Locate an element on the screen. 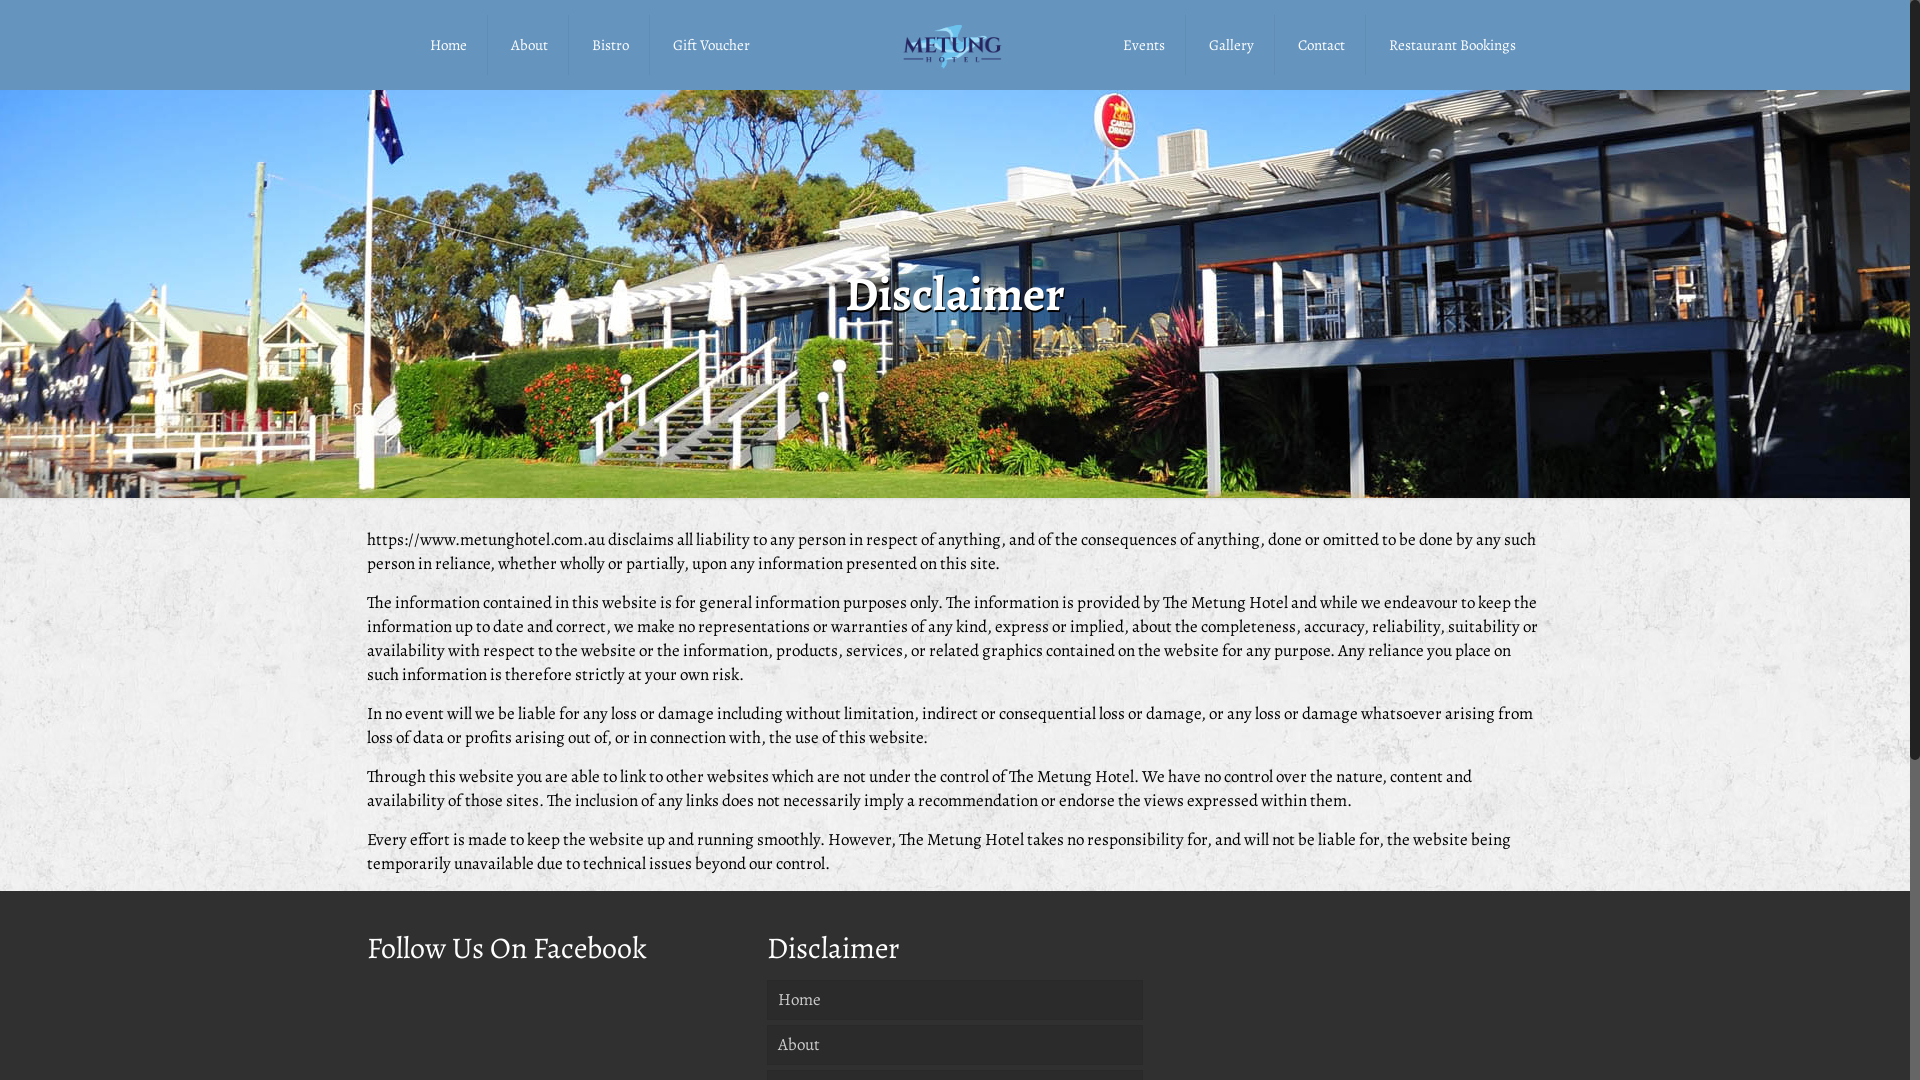 The height and width of the screenshot is (1080, 1920). 'Gallery' is located at coordinates (1231, 45).